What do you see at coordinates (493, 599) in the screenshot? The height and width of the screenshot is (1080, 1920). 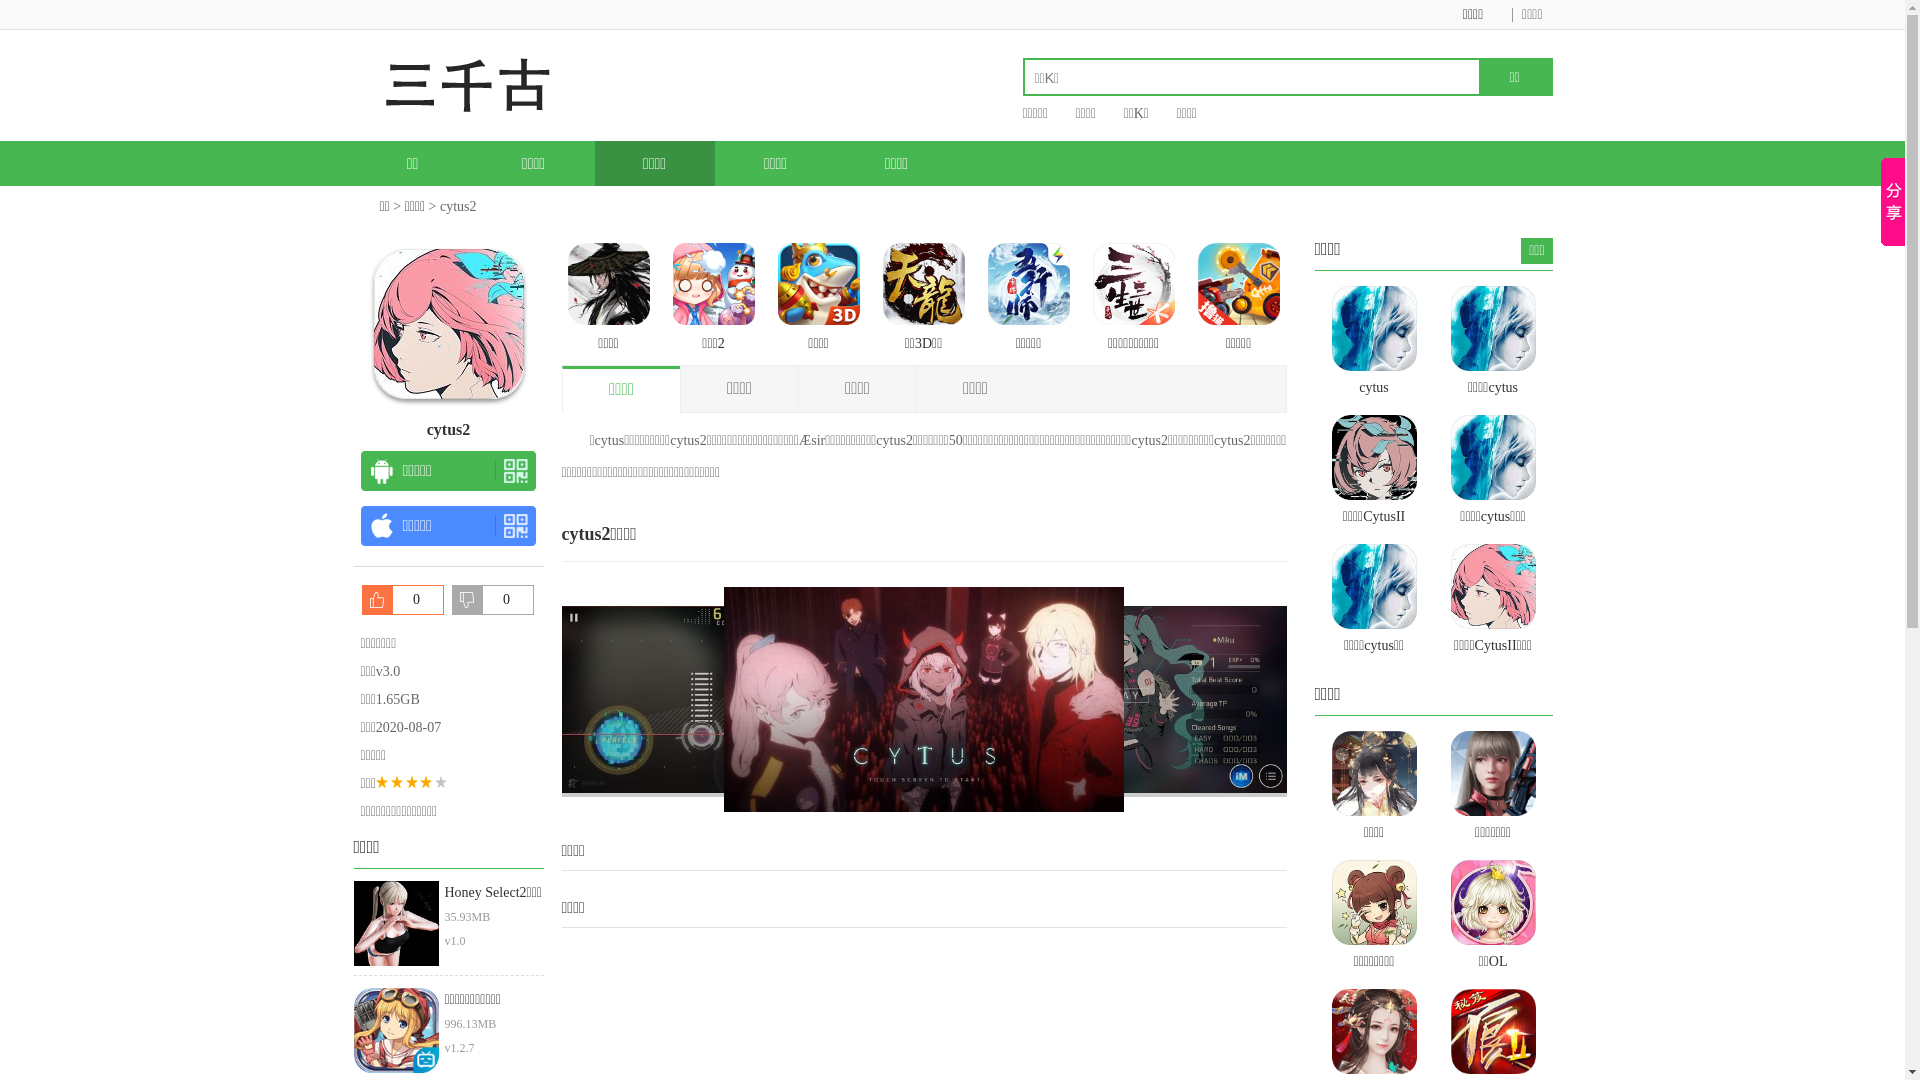 I see `'0'` at bounding box center [493, 599].